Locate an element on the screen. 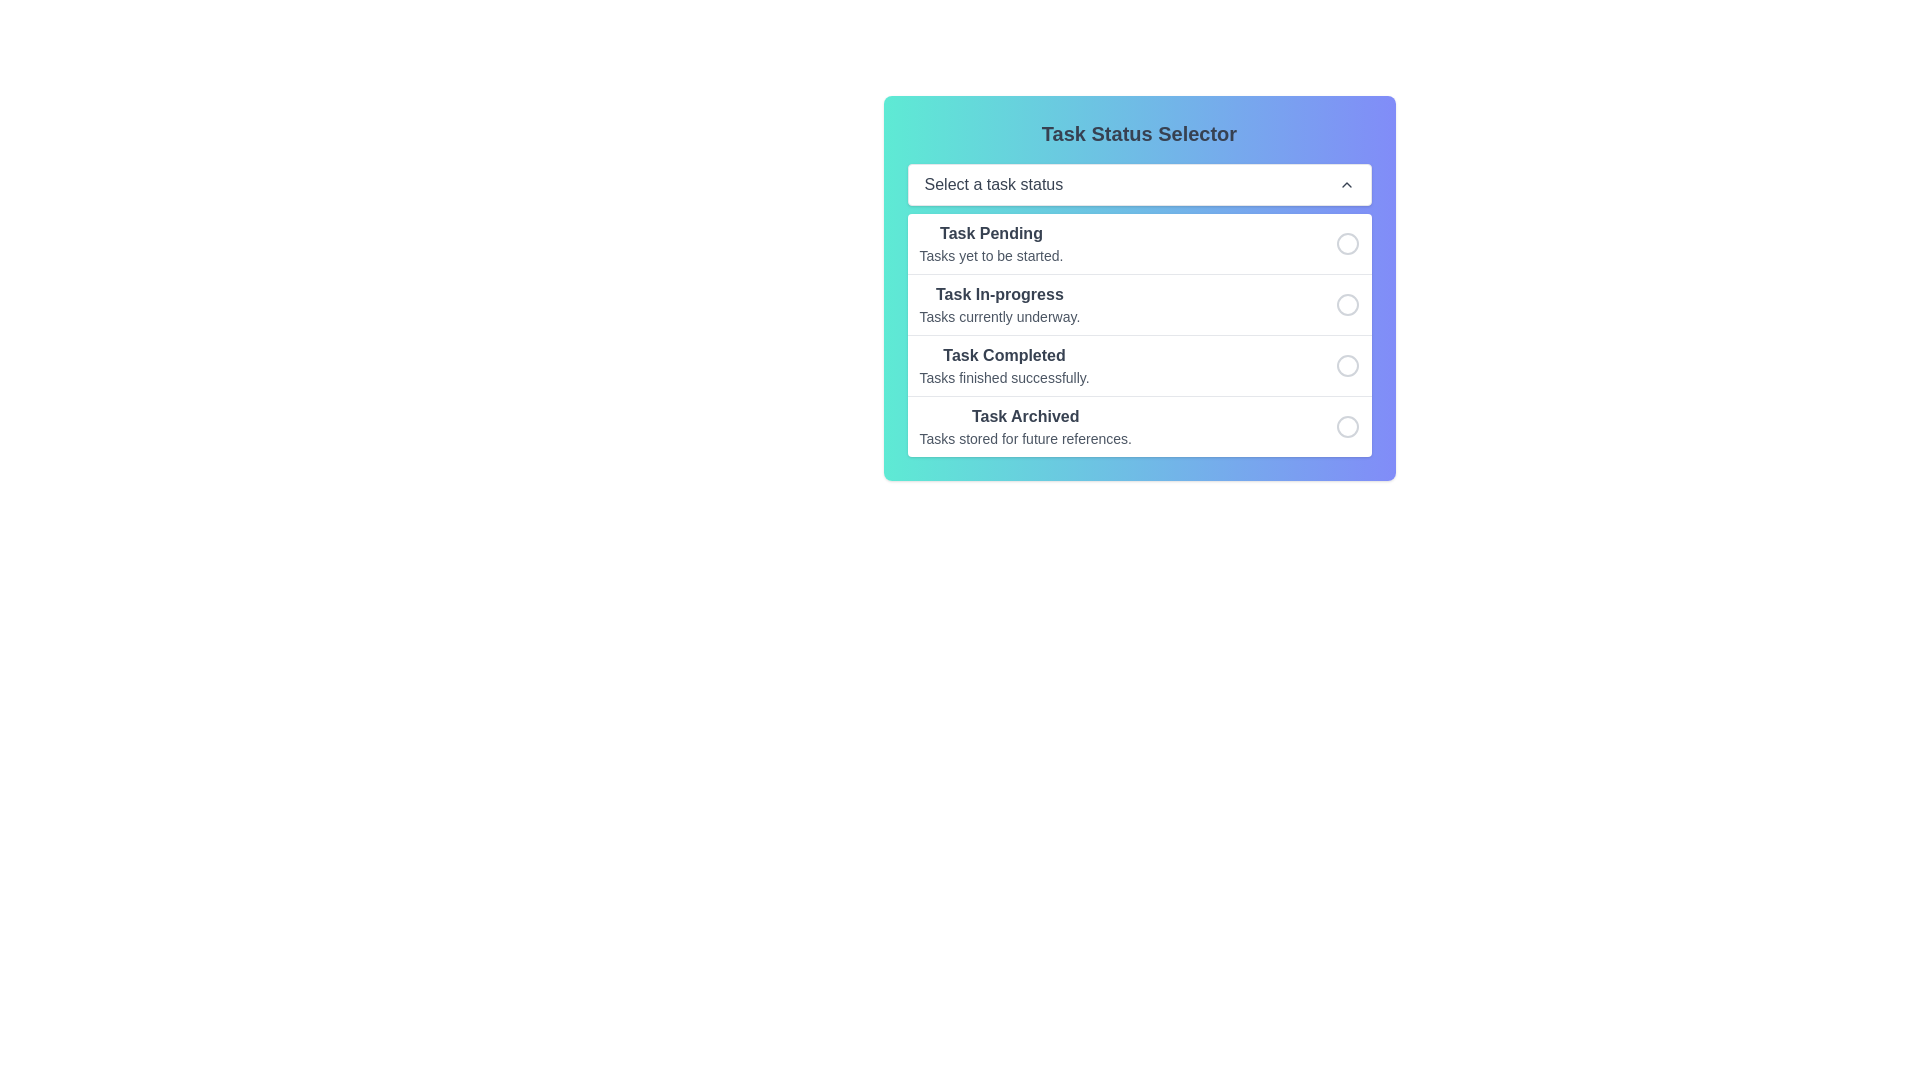  the text block that displays 'Task Pending' with the description 'Tasks yet to be started,' which is the first item in a vertical list within the task status selection interface is located at coordinates (991, 242).